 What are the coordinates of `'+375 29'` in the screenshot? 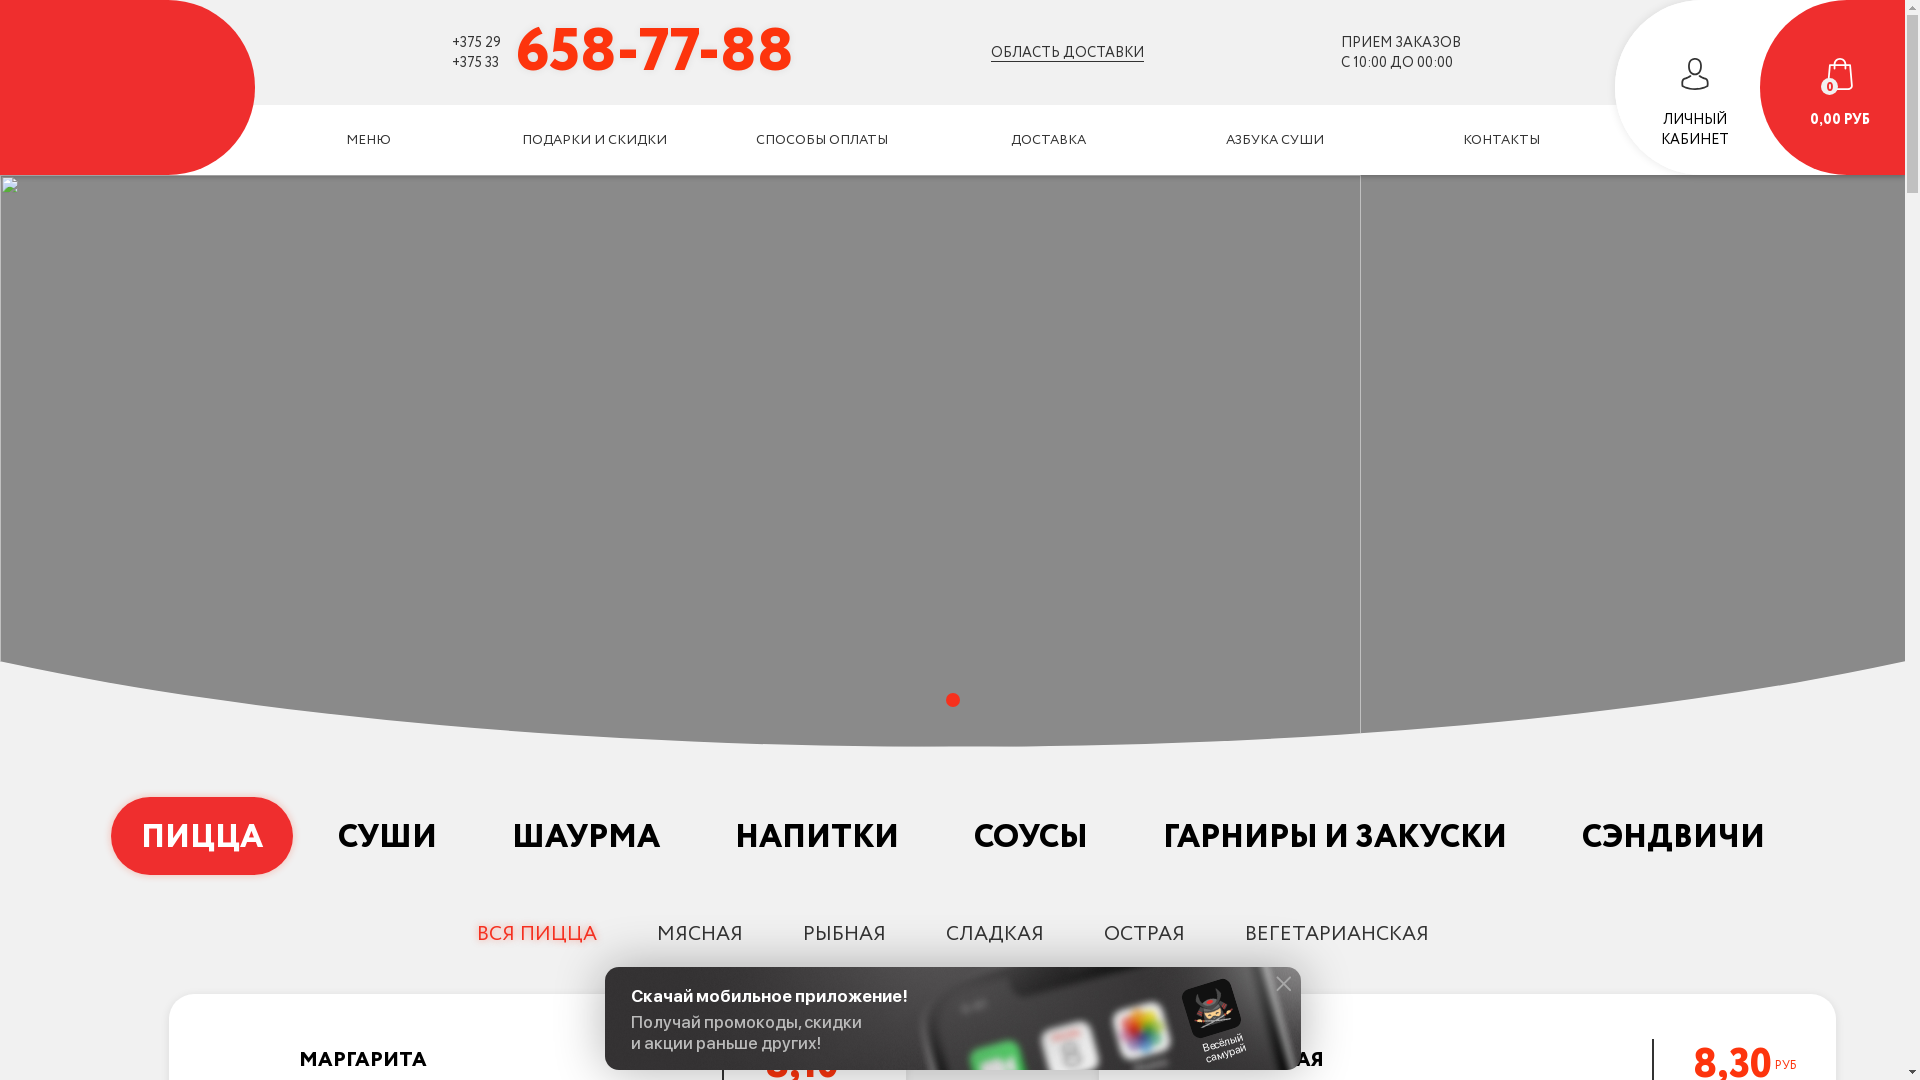 It's located at (475, 42).